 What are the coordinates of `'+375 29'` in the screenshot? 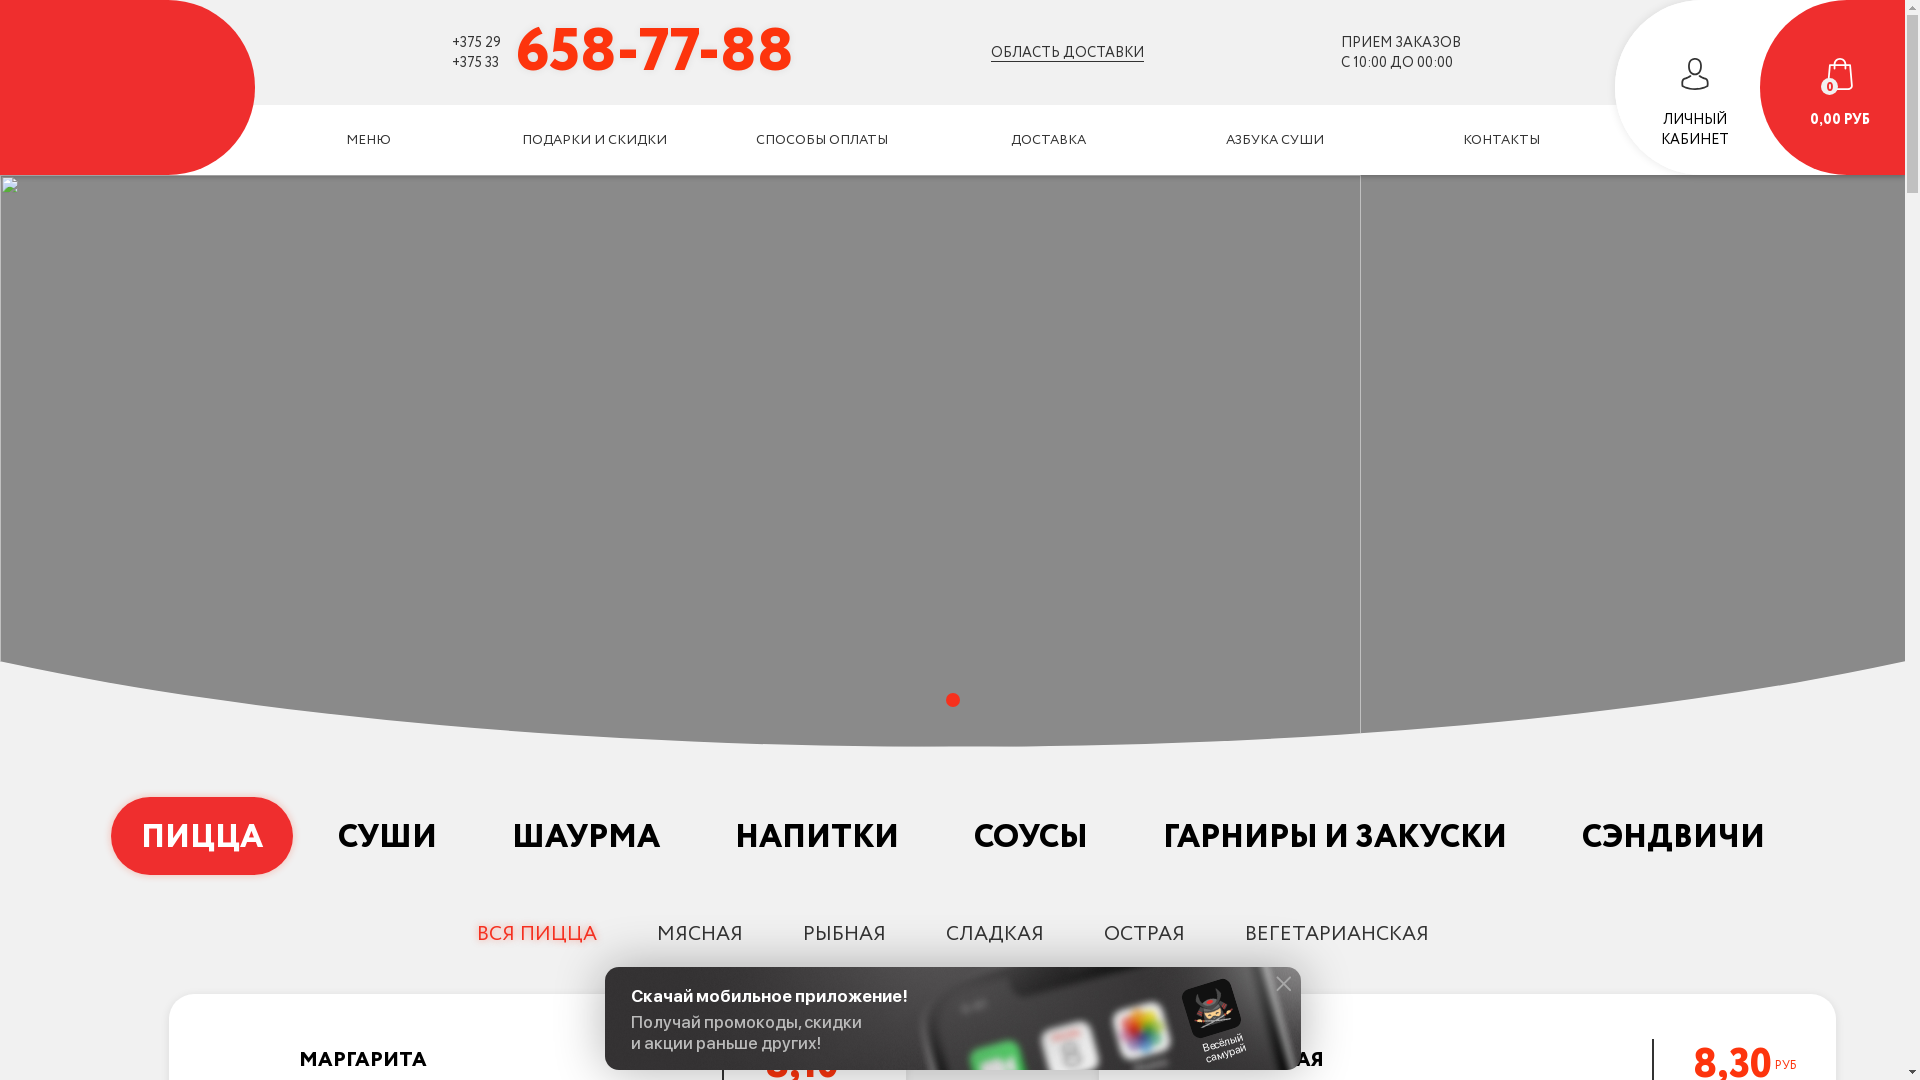 It's located at (475, 42).